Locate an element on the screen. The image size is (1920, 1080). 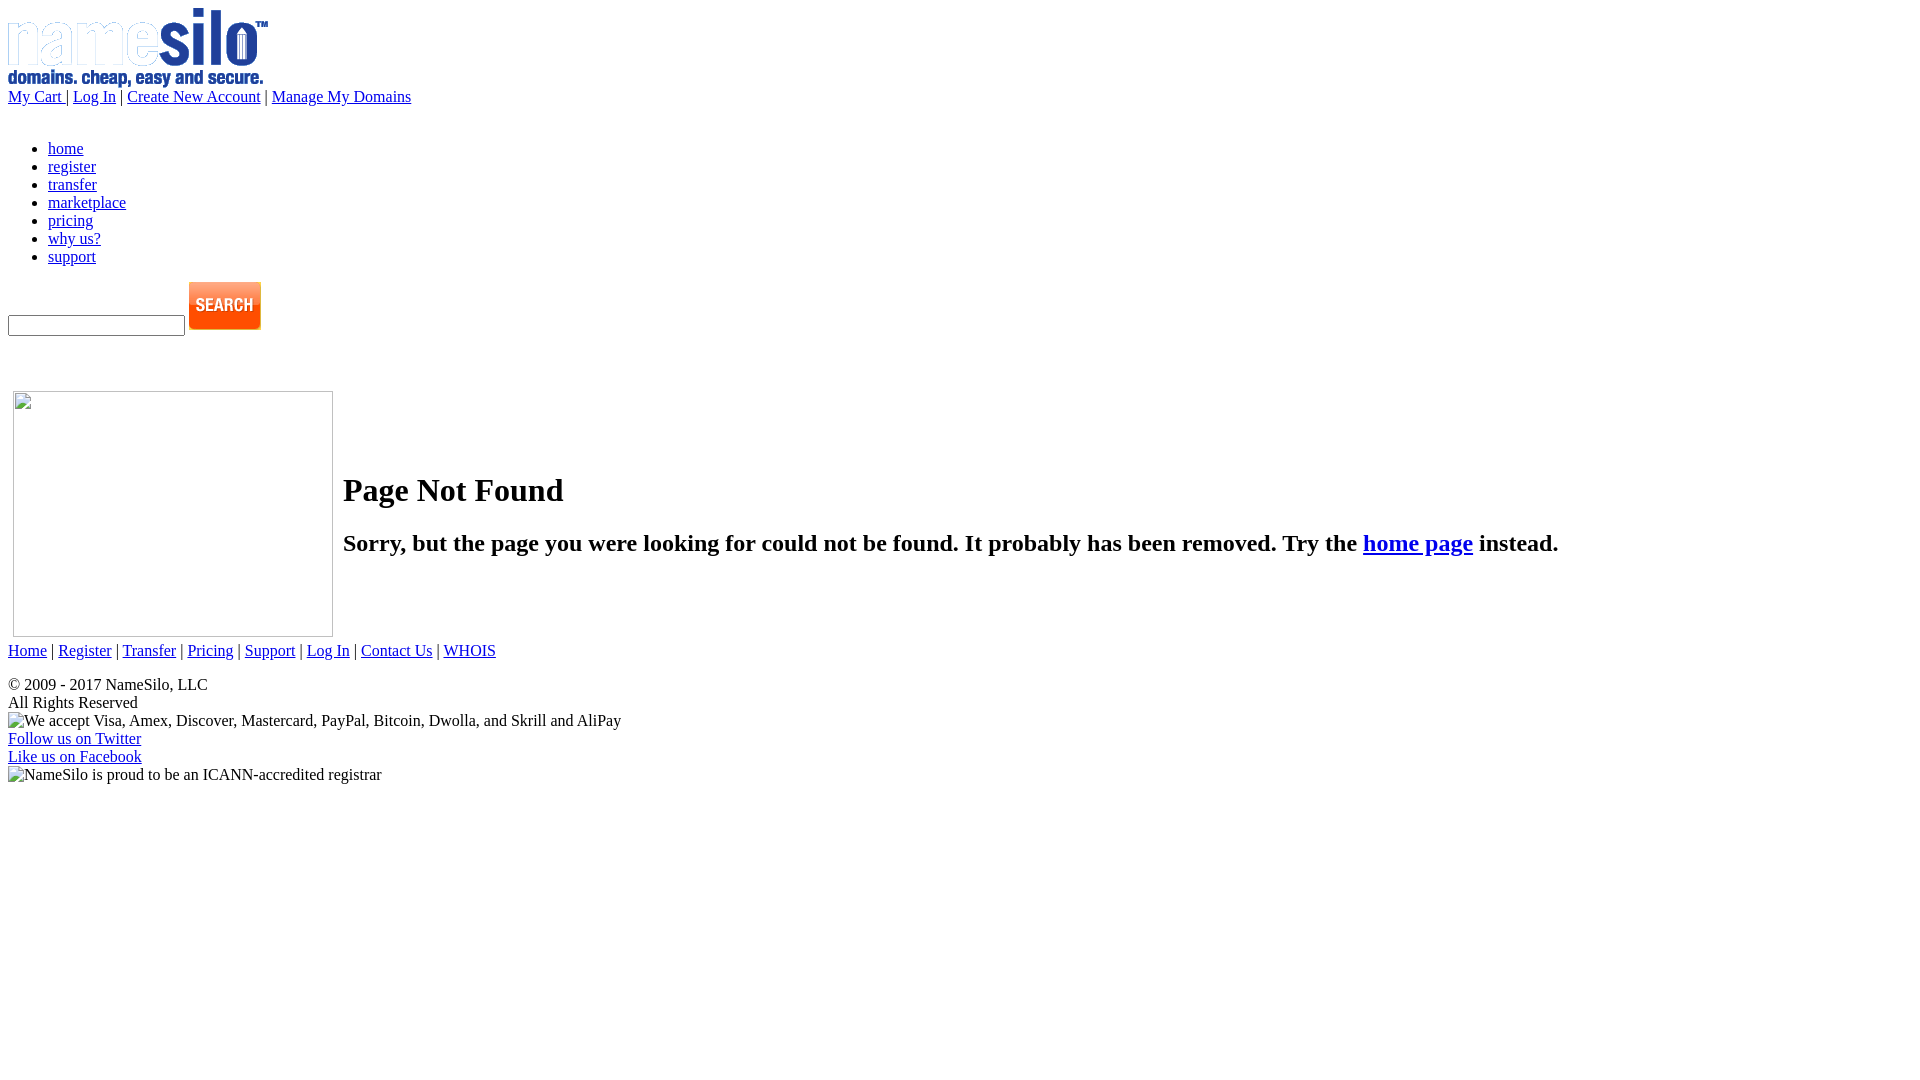
'register' is located at coordinates (72, 165).